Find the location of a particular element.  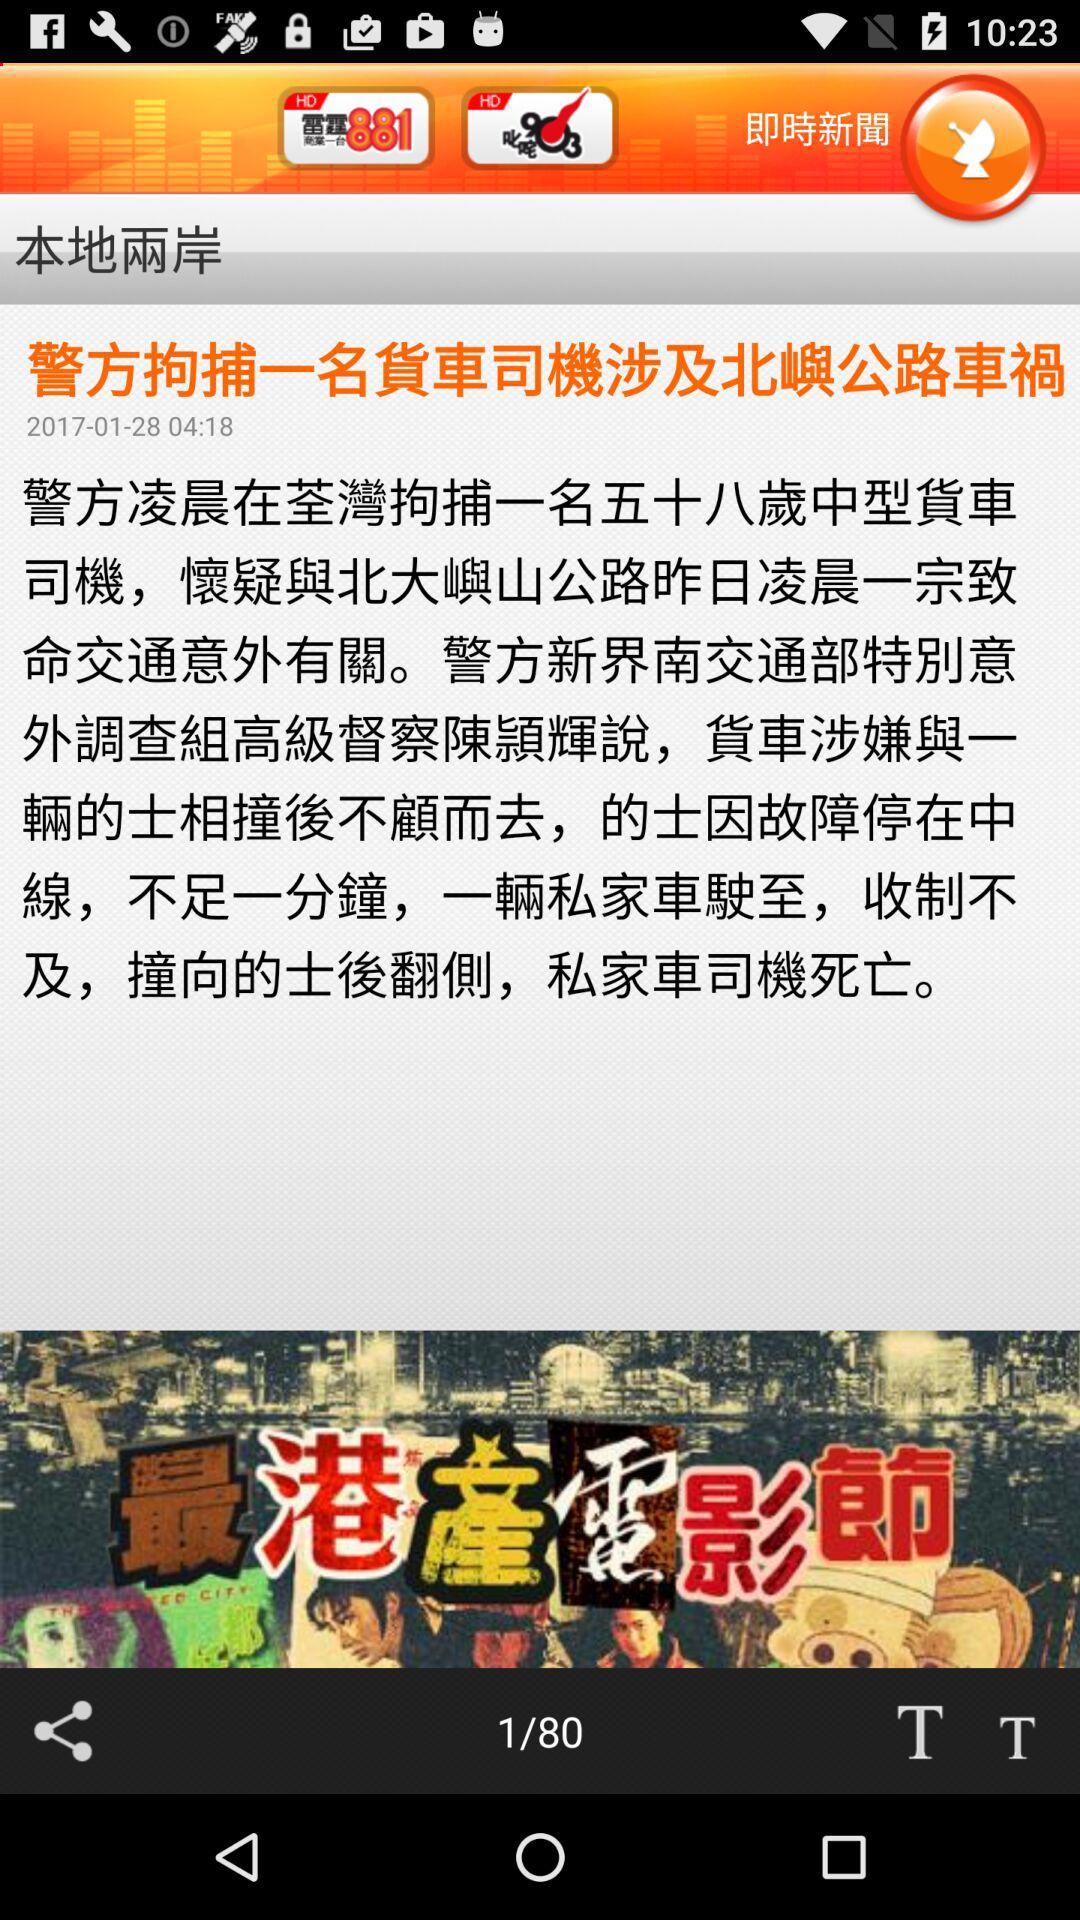

decrease font is located at coordinates (1017, 1730).